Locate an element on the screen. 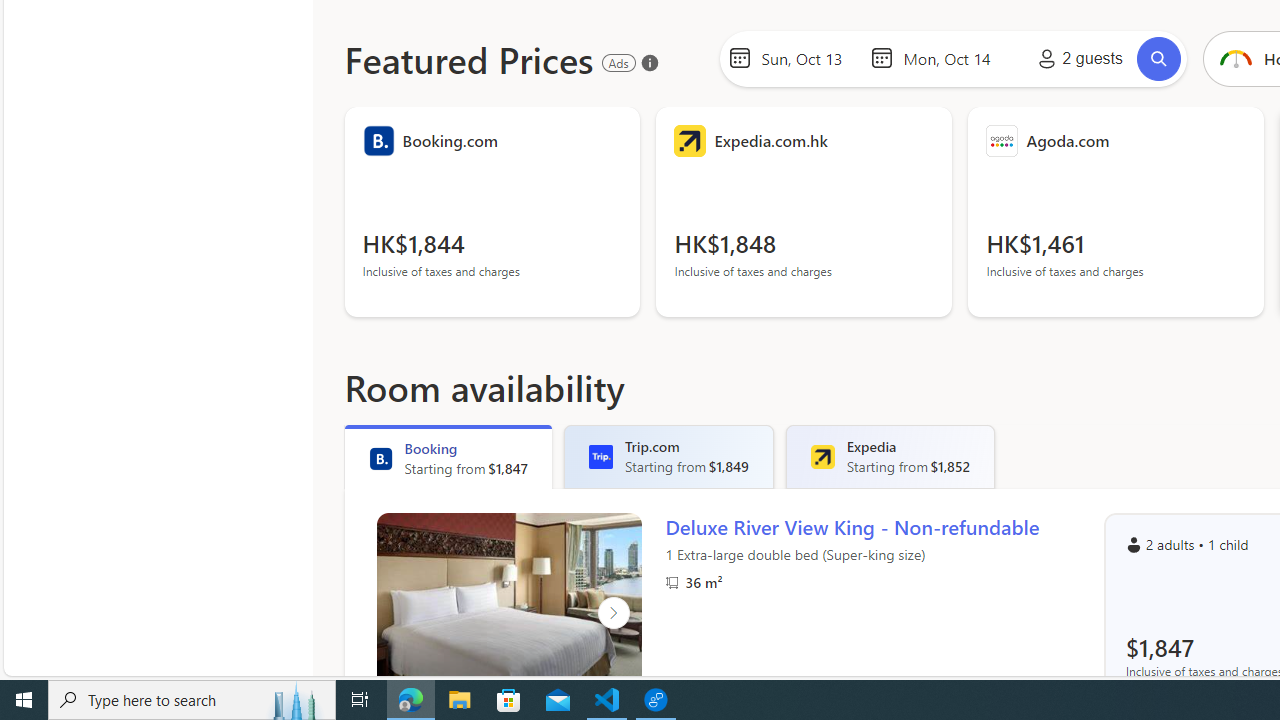 The image size is (1280, 720). 'End date' is located at coordinates (951, 56).